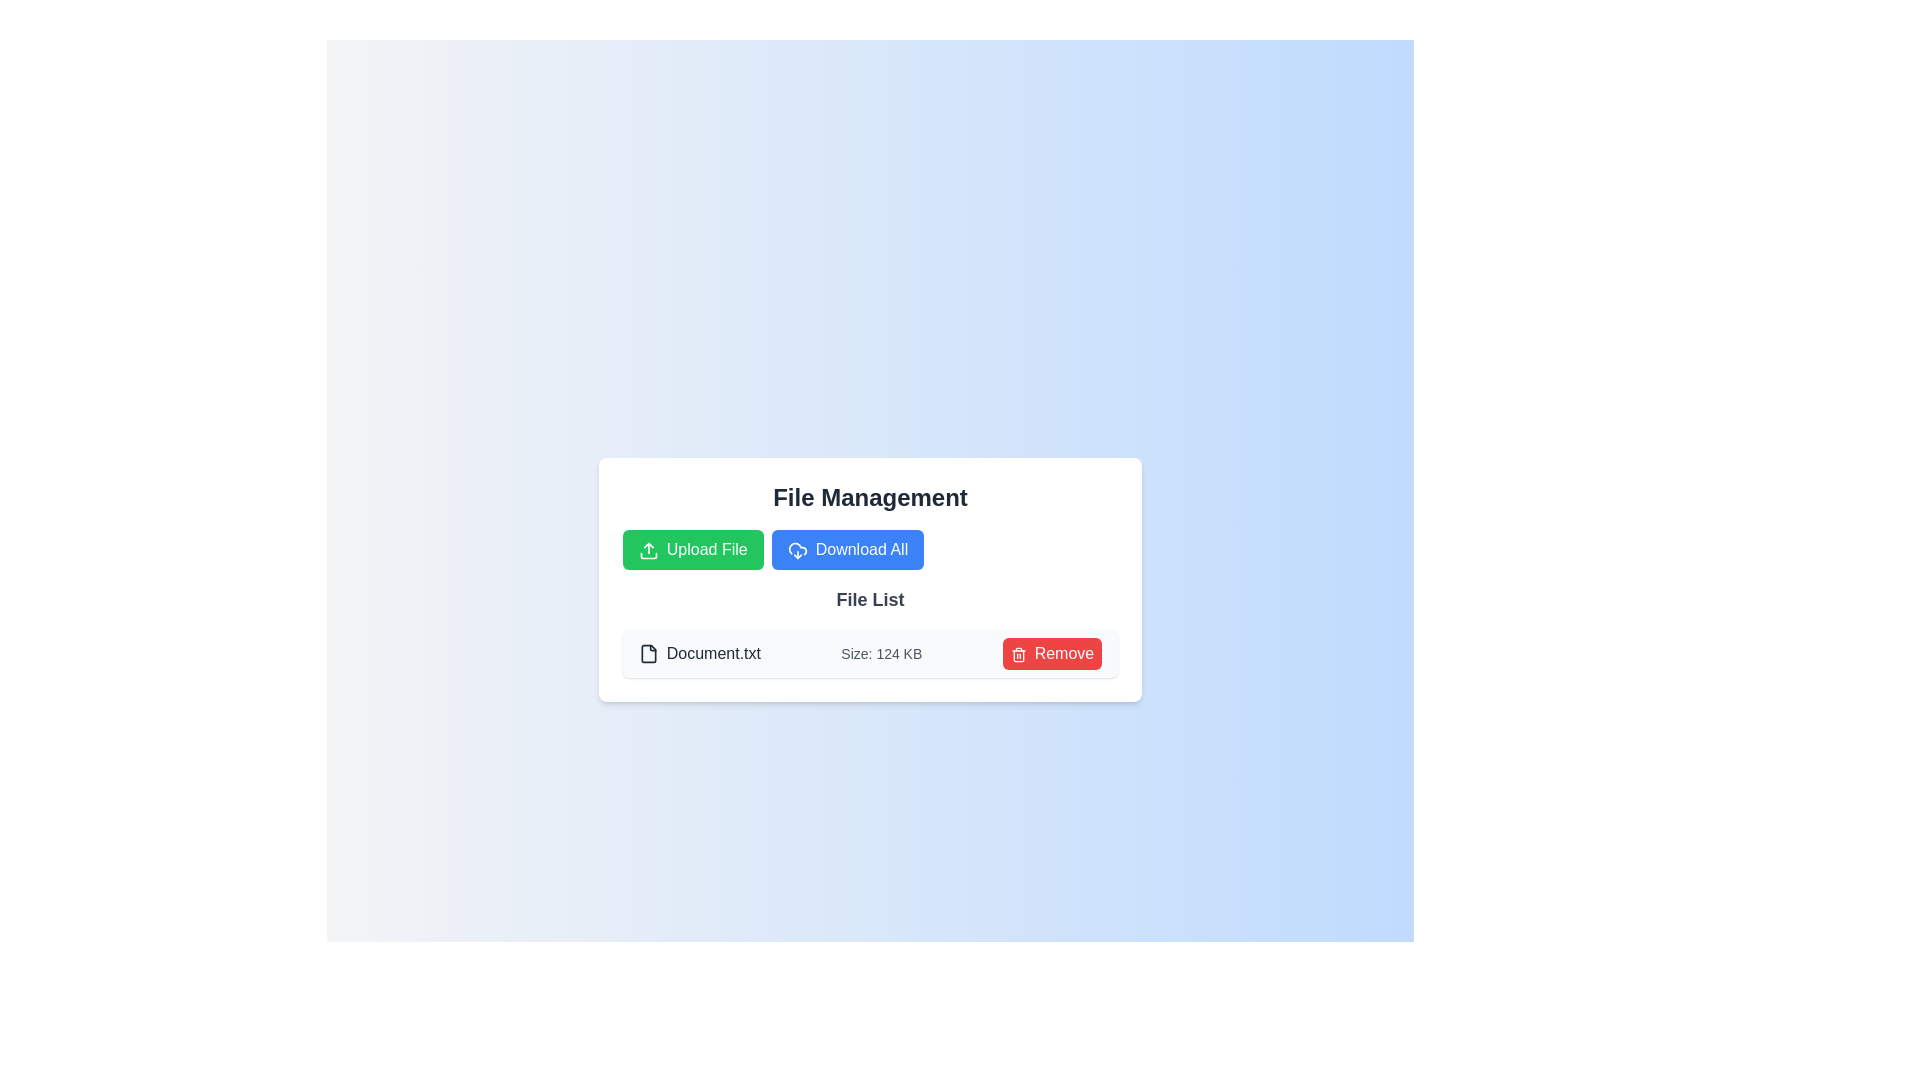 Image resolution: width=1920 pixels, height=1080 pixels. I want to click on the 'File List' text label, which is a bold, large gray text element positioned centrally above the list of files and below the 'Upload File' and 'Download All' buttons, so click(870, 599).